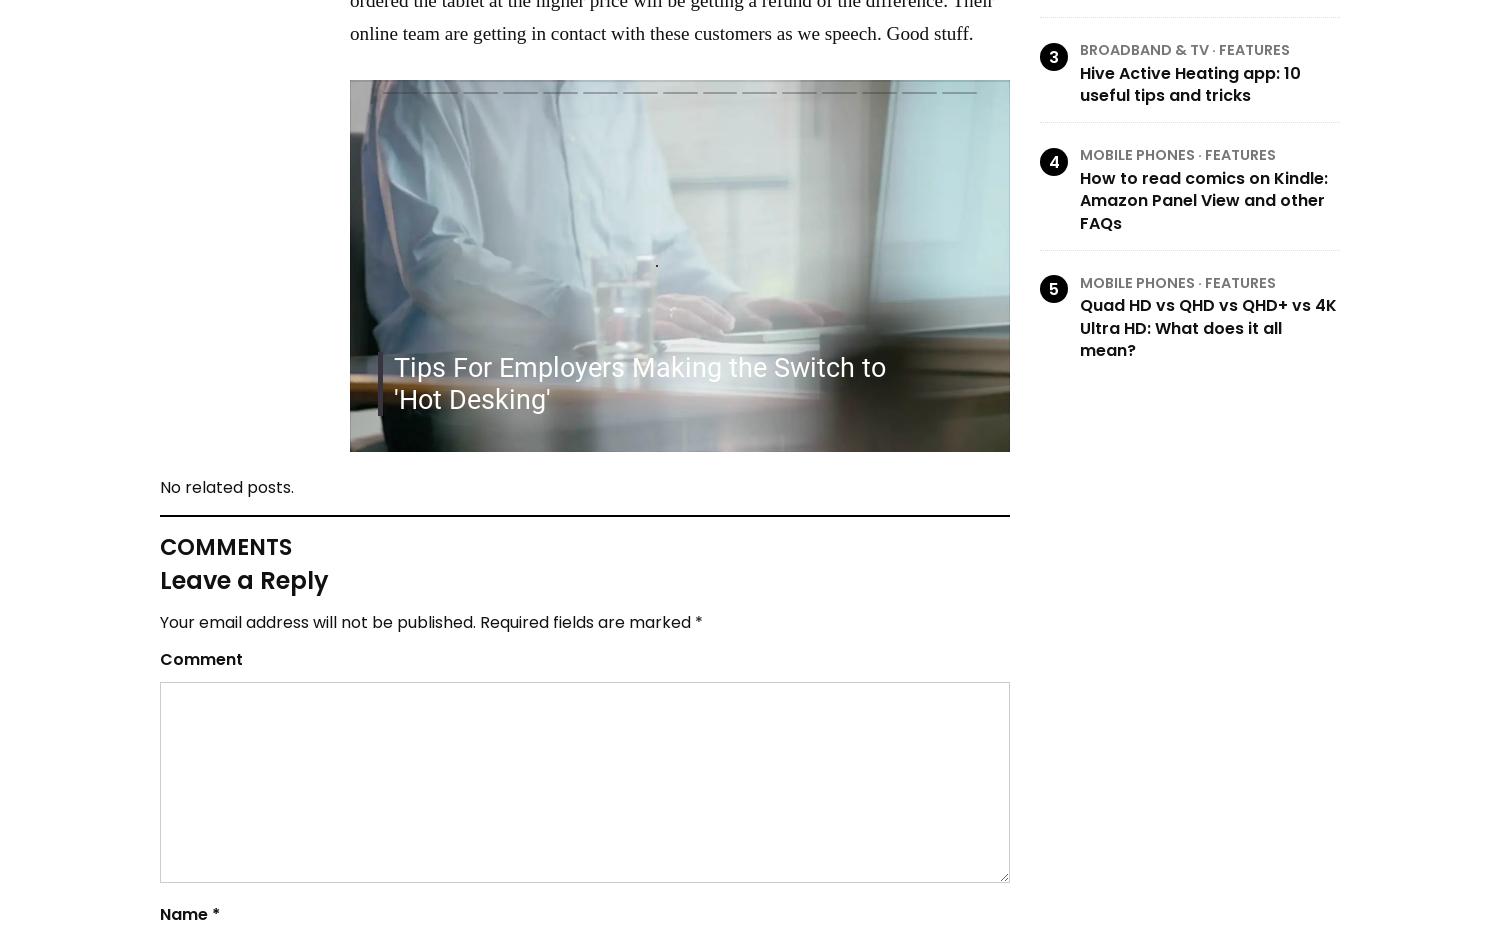 Image resolution: width=1500 pixels, height=925 pixels. I want to click on 'Your email address will not be published.', so click(317, 622).